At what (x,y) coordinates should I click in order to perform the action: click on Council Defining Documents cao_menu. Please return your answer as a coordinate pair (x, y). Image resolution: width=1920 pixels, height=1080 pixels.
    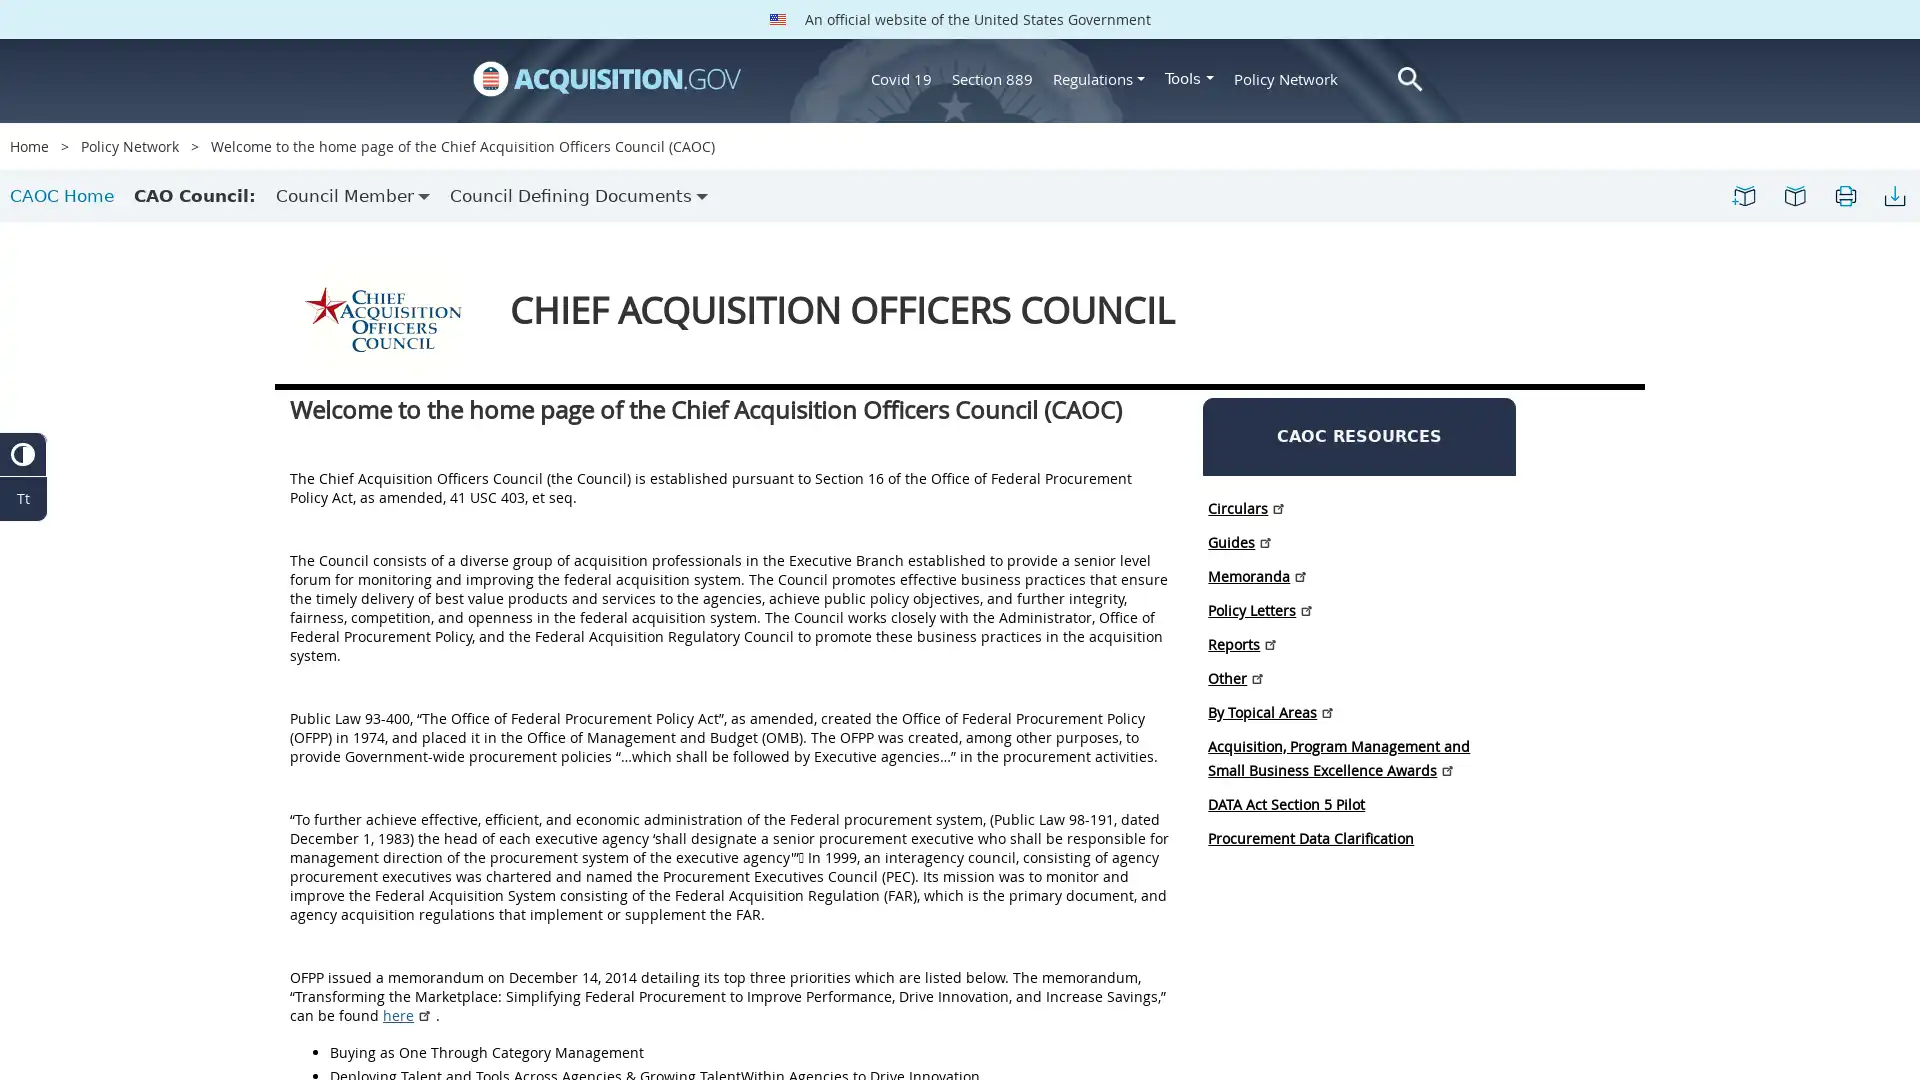
    Looking at the image, I should click on (578, 196).